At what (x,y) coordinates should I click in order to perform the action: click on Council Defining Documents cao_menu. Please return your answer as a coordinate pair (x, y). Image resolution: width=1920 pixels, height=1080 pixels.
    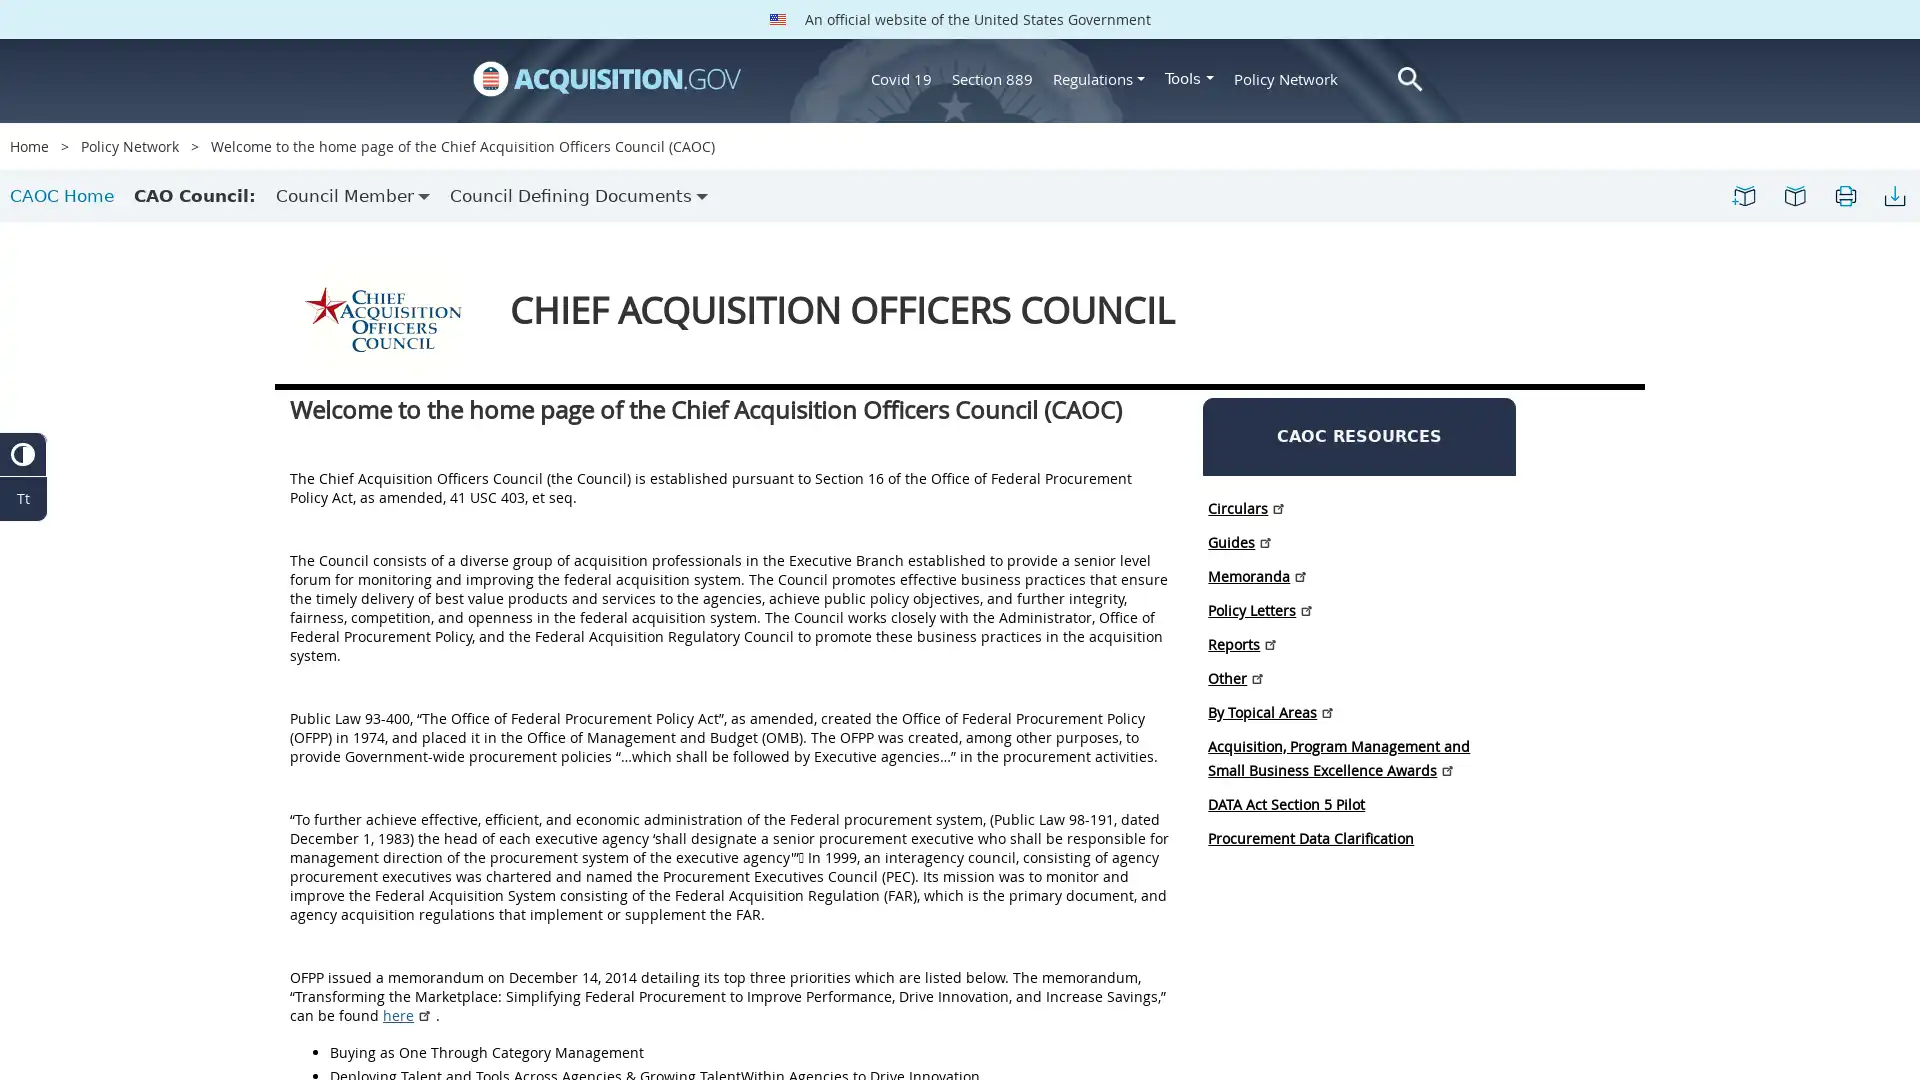
    Looking at the image, I should click on (578, 196).